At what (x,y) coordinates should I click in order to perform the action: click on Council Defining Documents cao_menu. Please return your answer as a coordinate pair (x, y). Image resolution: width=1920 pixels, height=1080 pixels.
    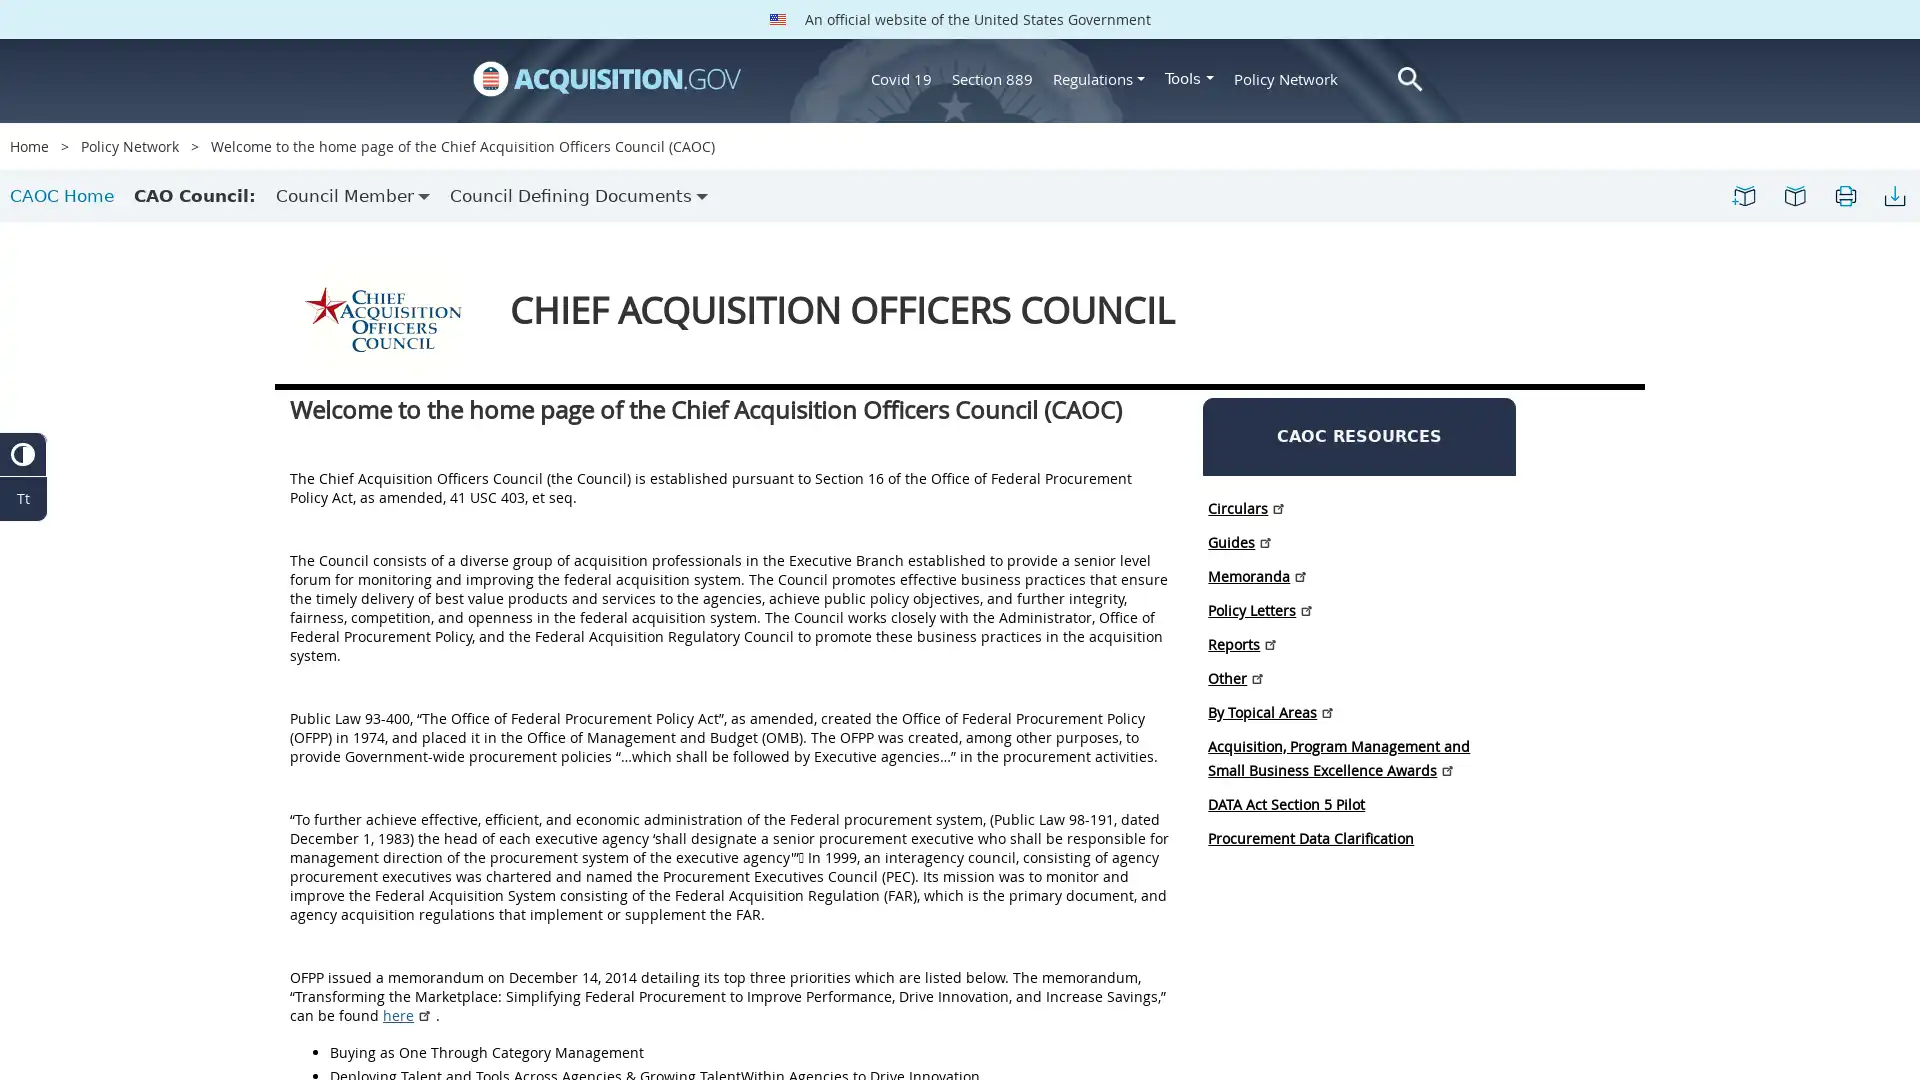
    Looking at the image, I should click on (578, 196).